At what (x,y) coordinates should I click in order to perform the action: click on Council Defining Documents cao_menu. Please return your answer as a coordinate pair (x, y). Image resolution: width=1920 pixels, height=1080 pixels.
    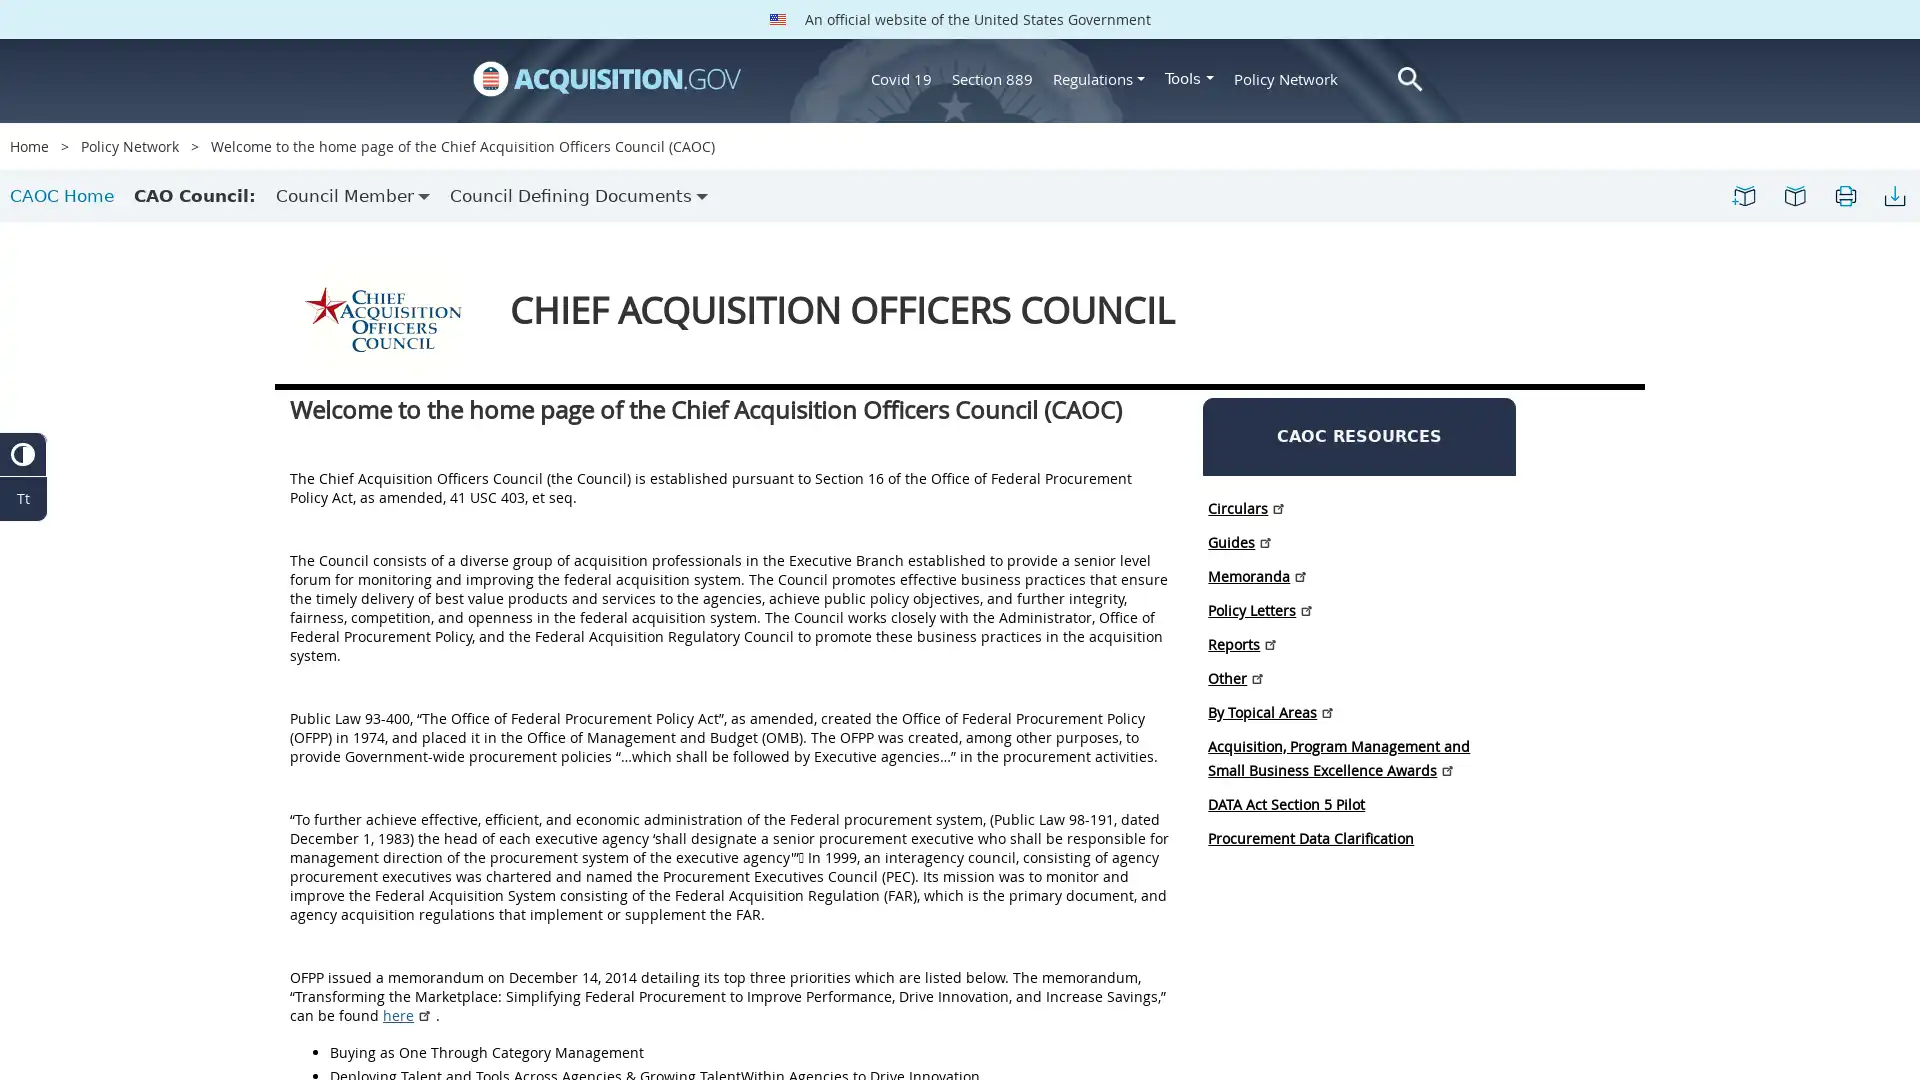
    Looking at the image, I should click on (578, 196).